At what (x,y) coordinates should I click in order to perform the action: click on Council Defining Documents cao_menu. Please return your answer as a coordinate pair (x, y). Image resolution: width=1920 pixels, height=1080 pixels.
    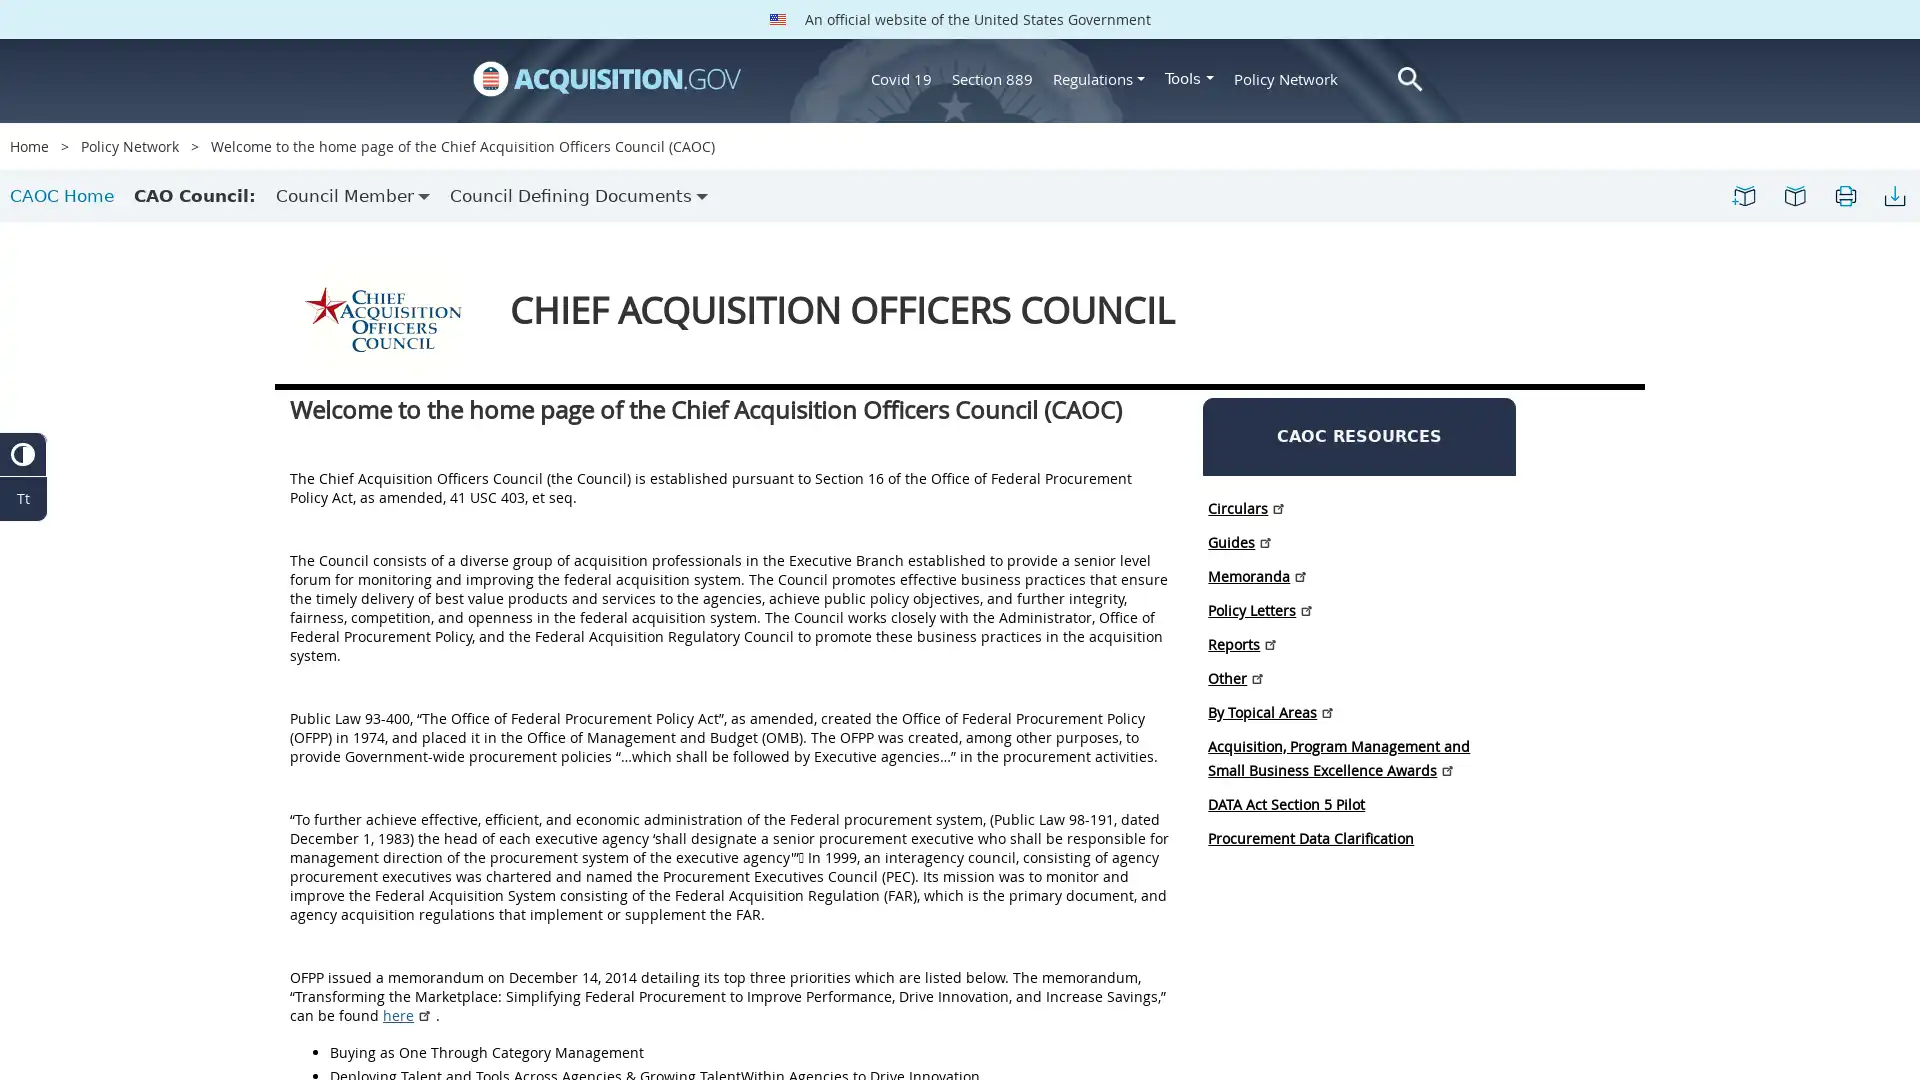
    Looking at the image, I should click on (578, 196).